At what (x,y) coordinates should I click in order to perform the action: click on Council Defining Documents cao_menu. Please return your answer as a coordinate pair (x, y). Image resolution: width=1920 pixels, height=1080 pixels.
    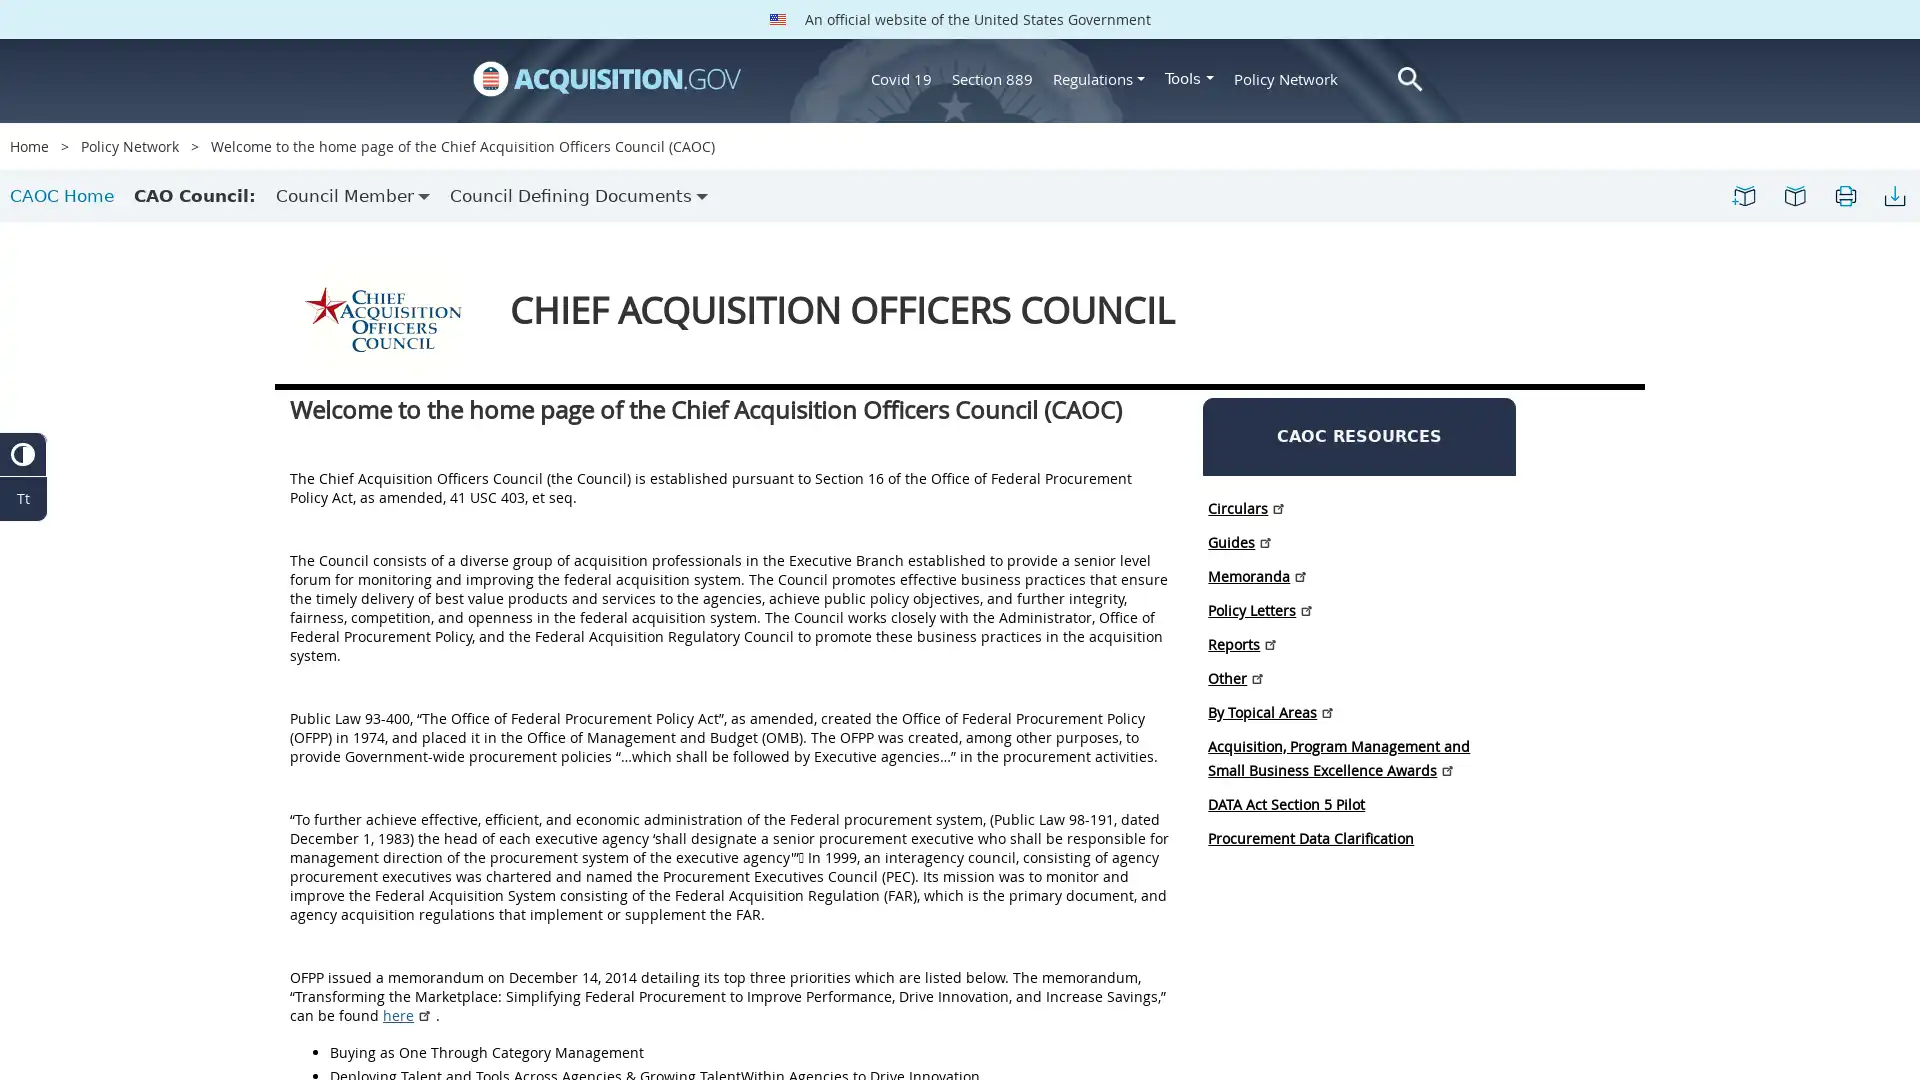
    Looking at the image, I should click on (578, 196).